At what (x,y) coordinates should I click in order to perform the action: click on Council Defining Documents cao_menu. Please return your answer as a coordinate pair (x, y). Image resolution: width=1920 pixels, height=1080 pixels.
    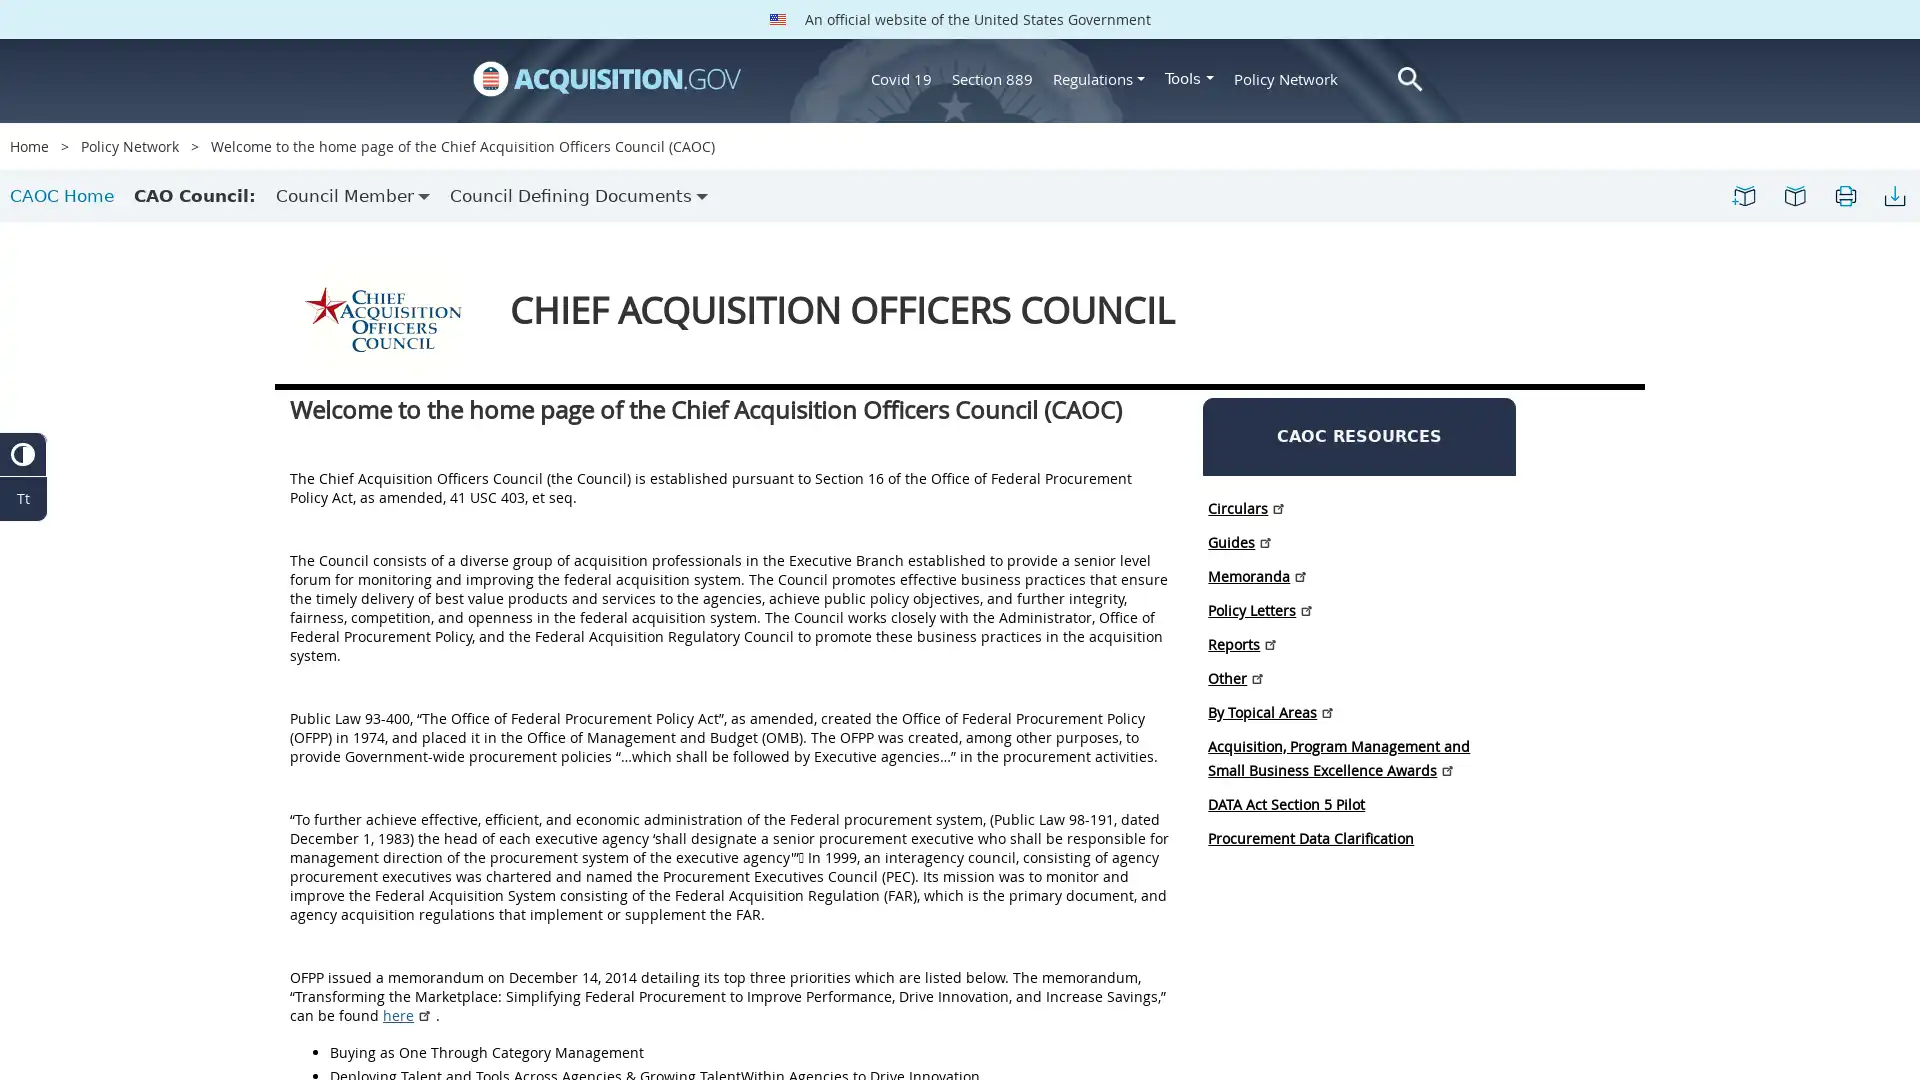
    Looking at the image, I should click on (578, 196).